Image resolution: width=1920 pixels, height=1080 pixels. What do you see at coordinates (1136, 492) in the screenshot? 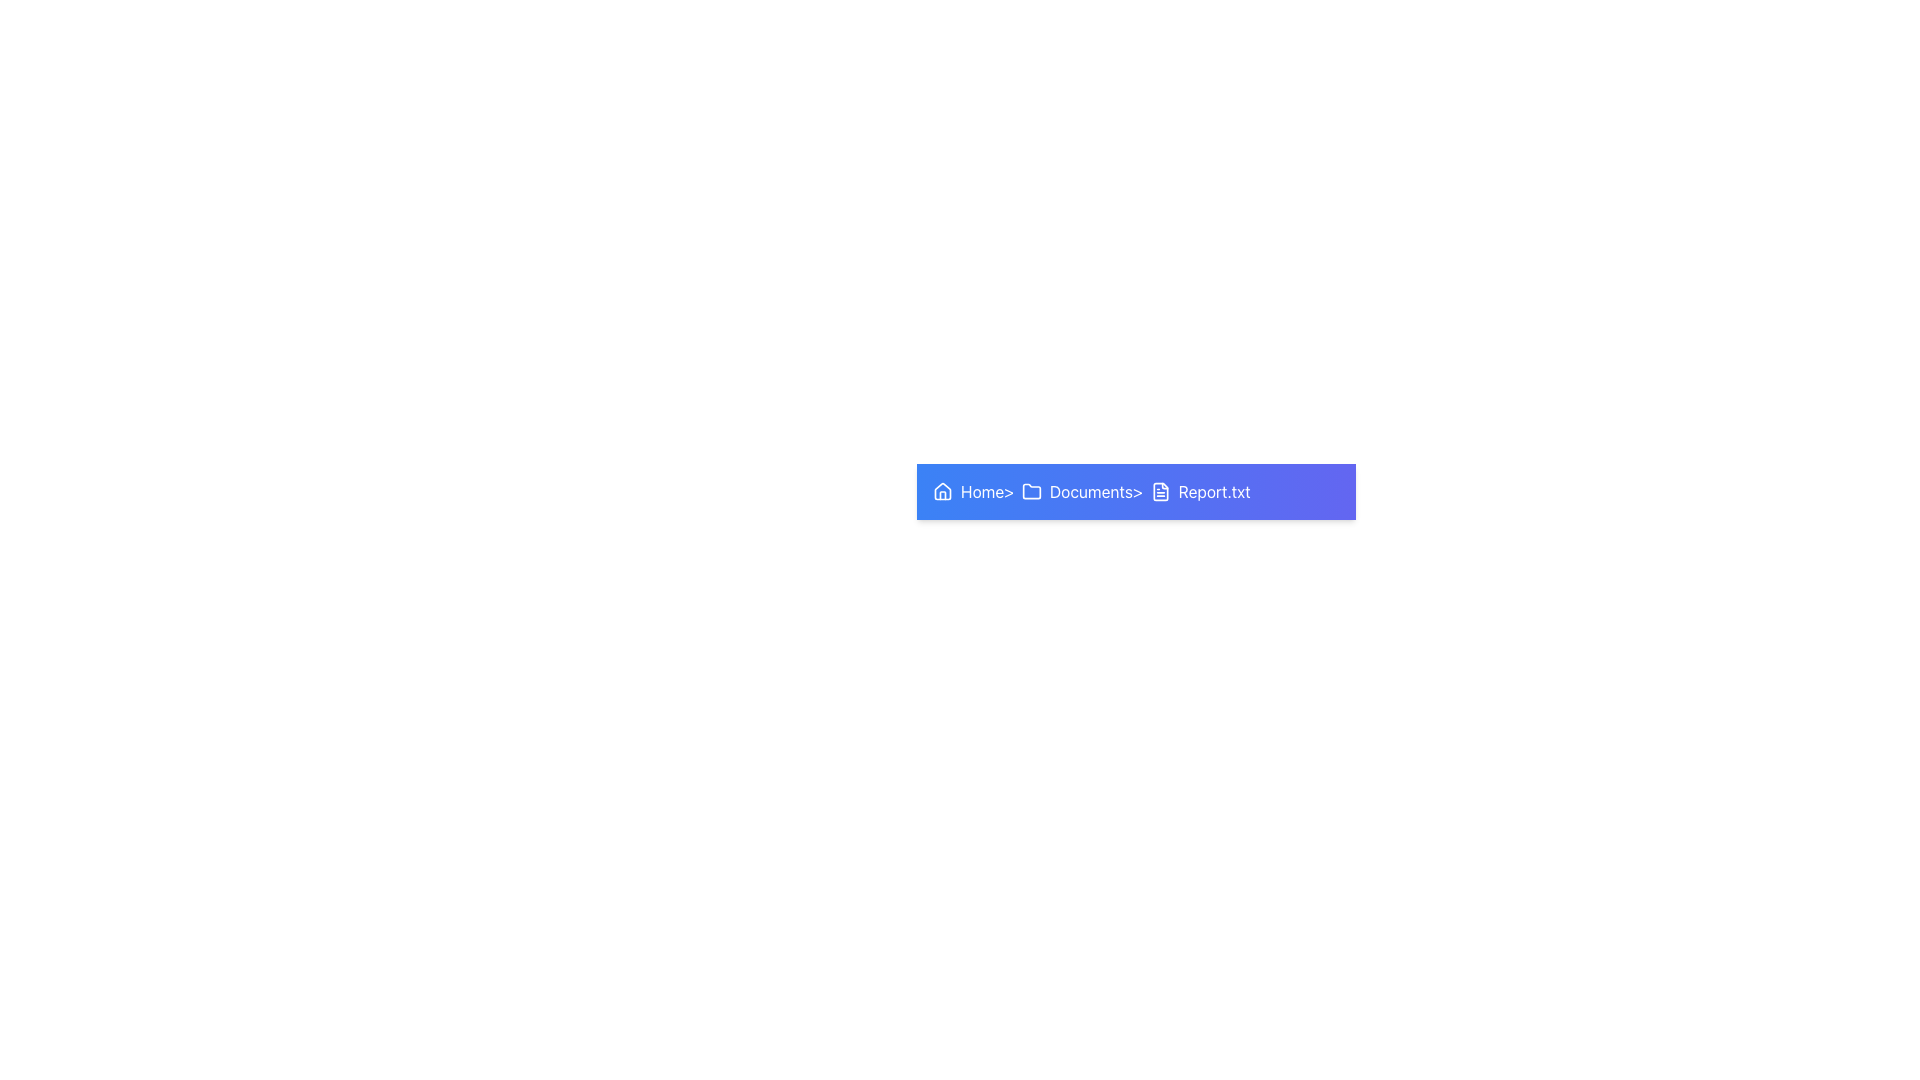
I see `the Breadcrumb Navigation Bar, which features a gradient background and includes the links 'Home', 'Documents', and 'Report.txt'` at bounding box center [1136, 492].